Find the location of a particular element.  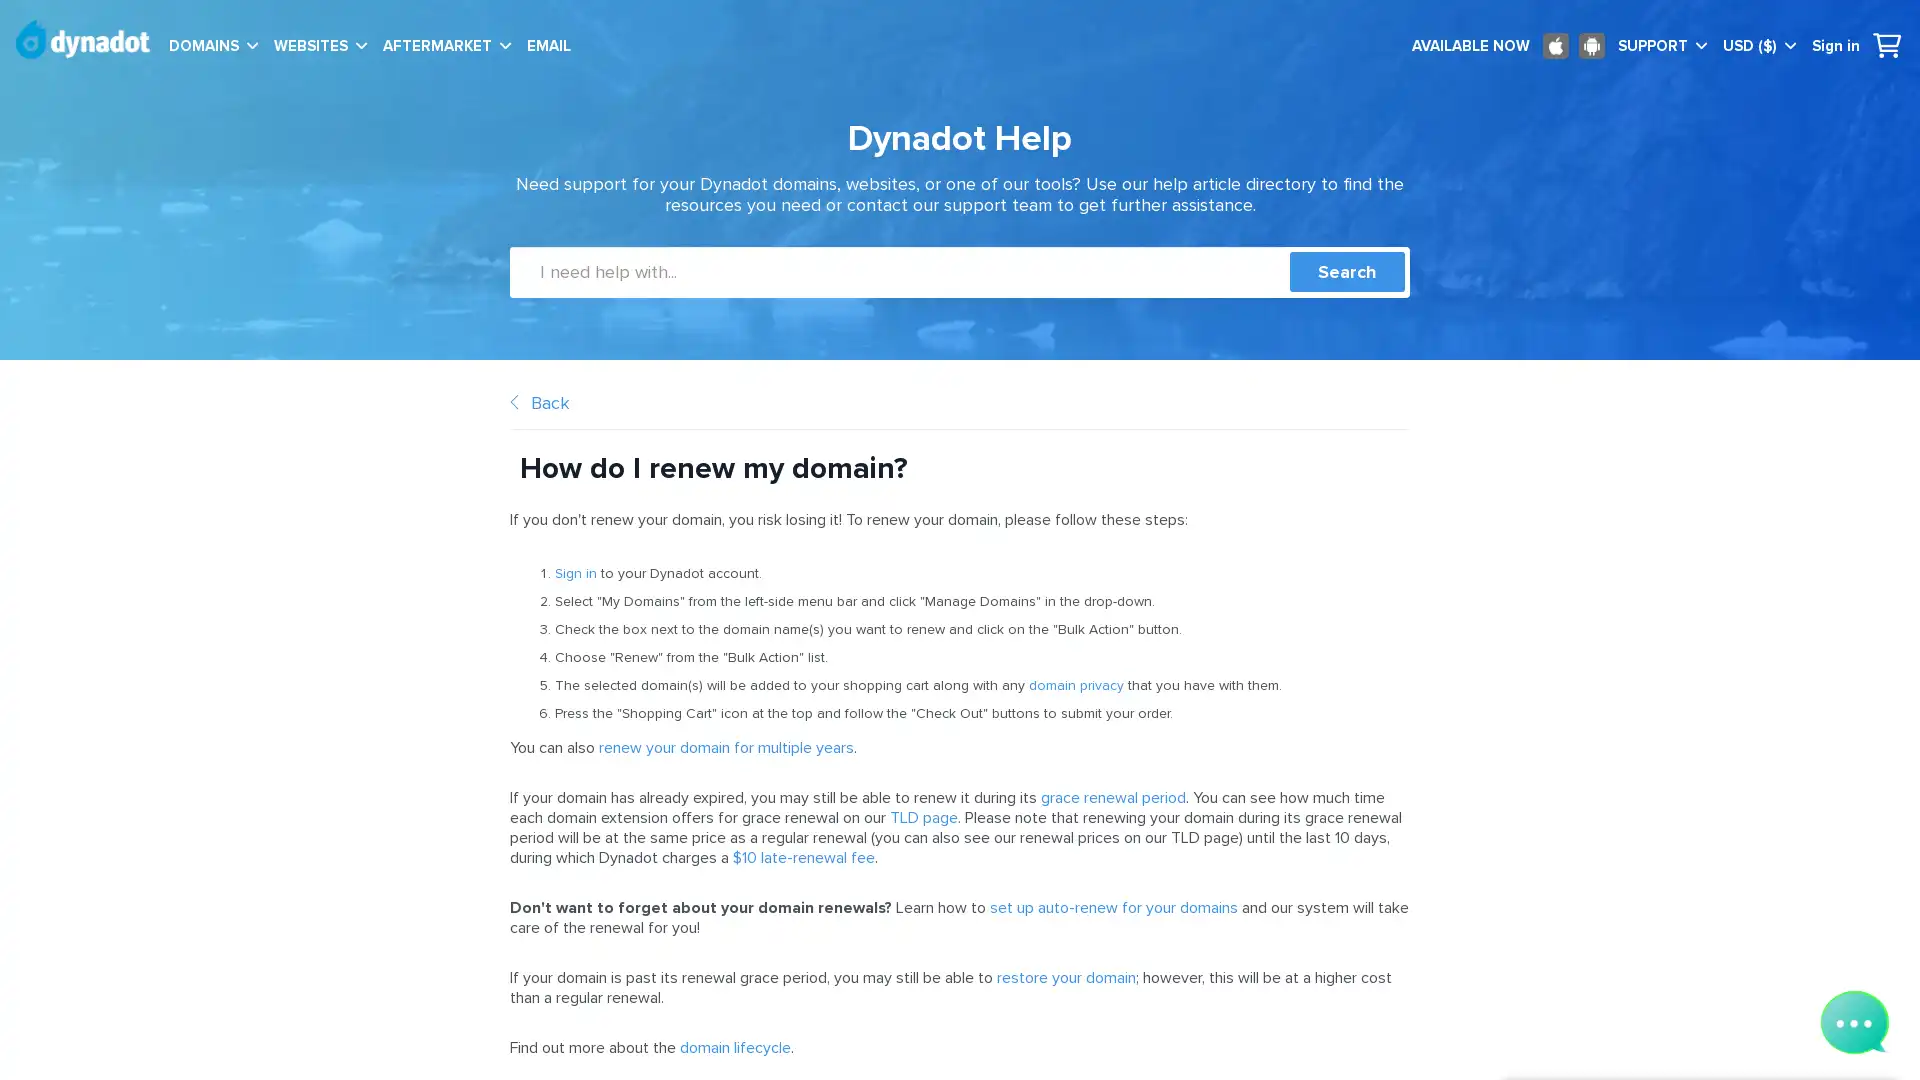

Search is located at coordinates (1347, 272).